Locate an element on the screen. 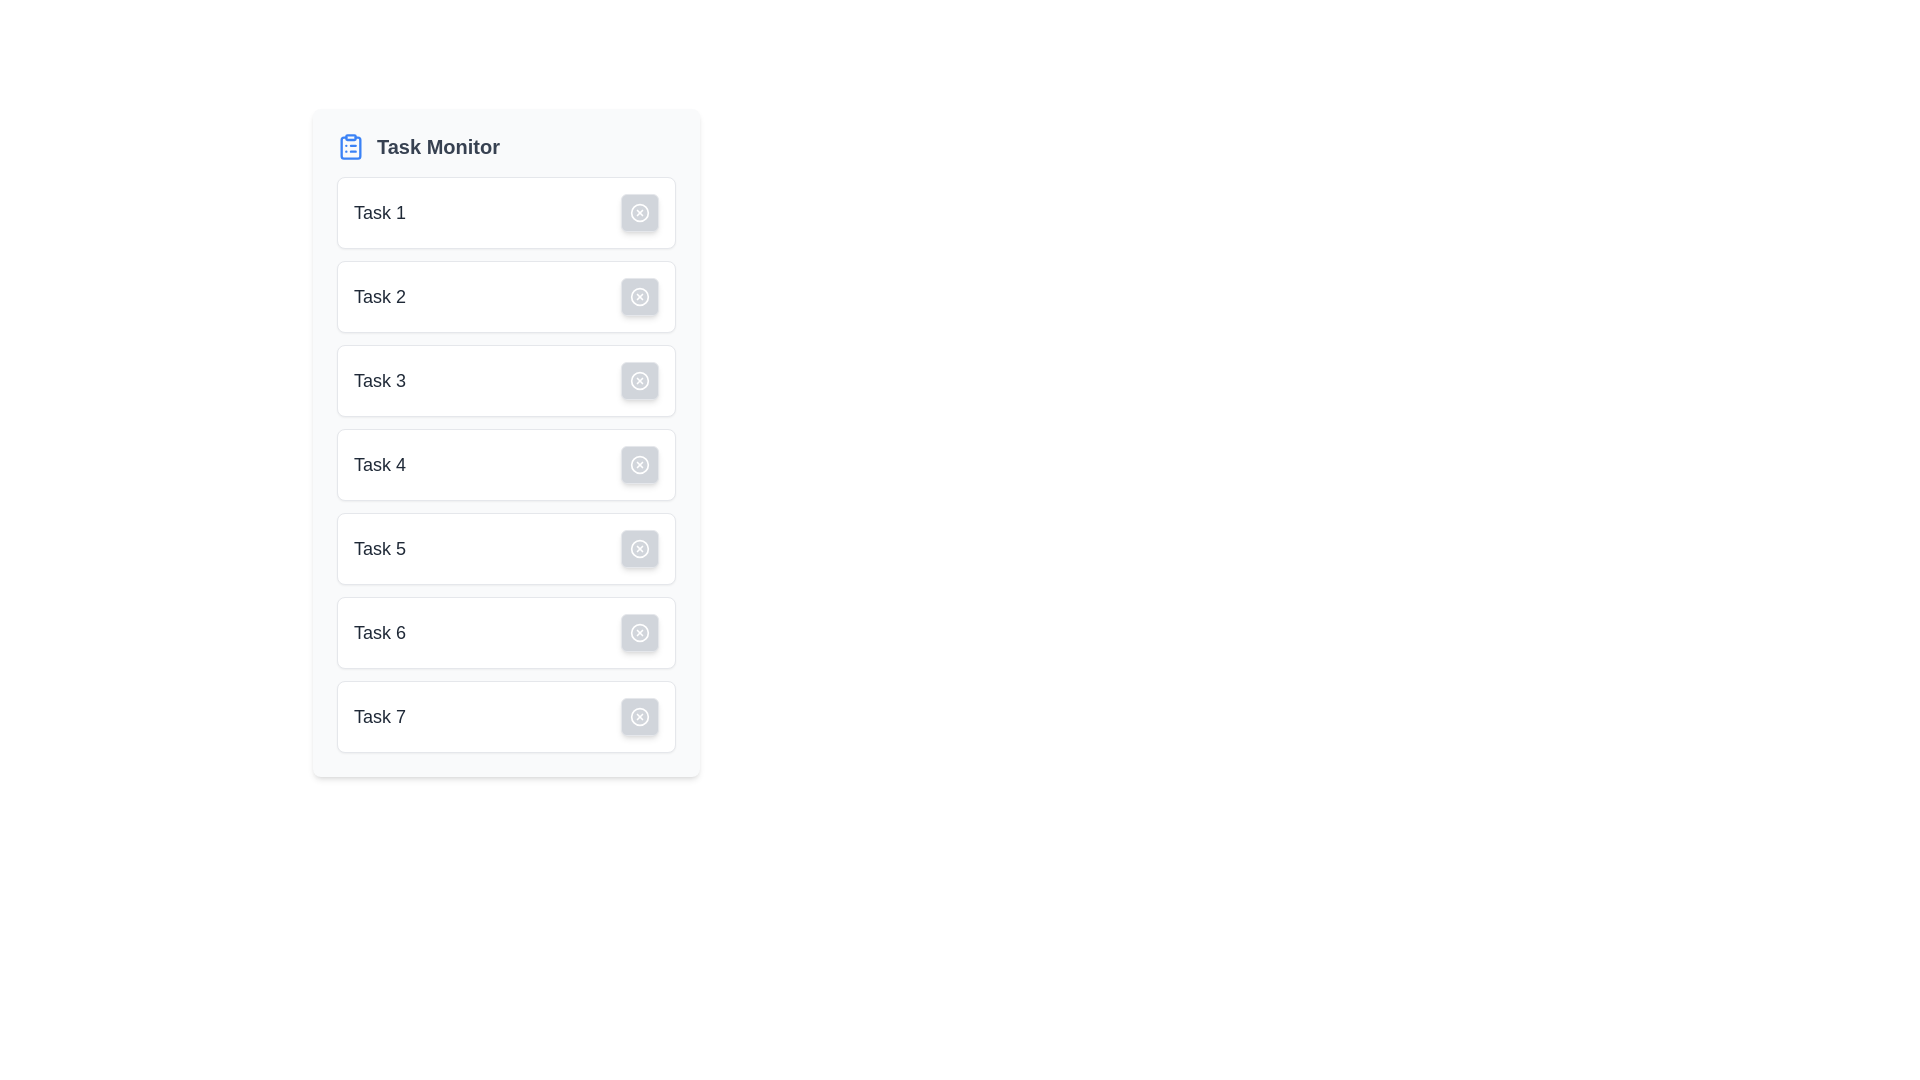  and drop the list item labeled 'Task 7' is located at coordinates (506, 716).